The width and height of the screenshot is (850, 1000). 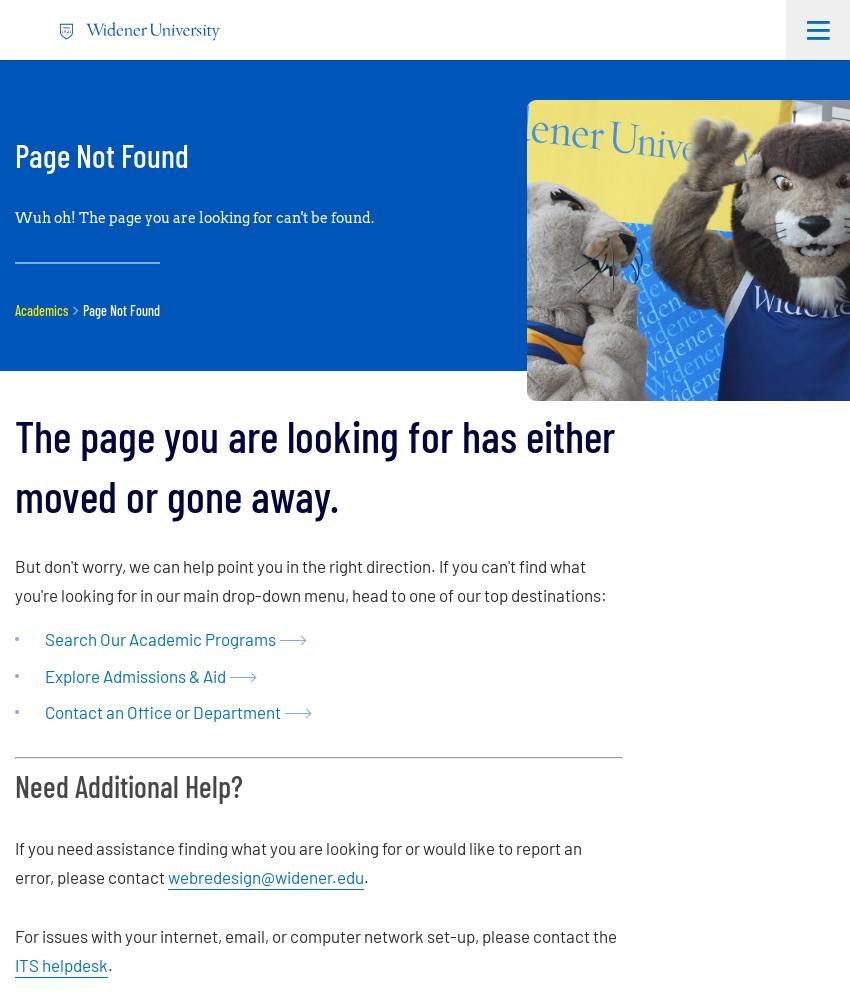 What do you see at coordinates (13, 860) in the screenshot?
I see `'If you need assistance finding what you are looking for or would like to report an error, please contact'` at bounding box center [13, 860].